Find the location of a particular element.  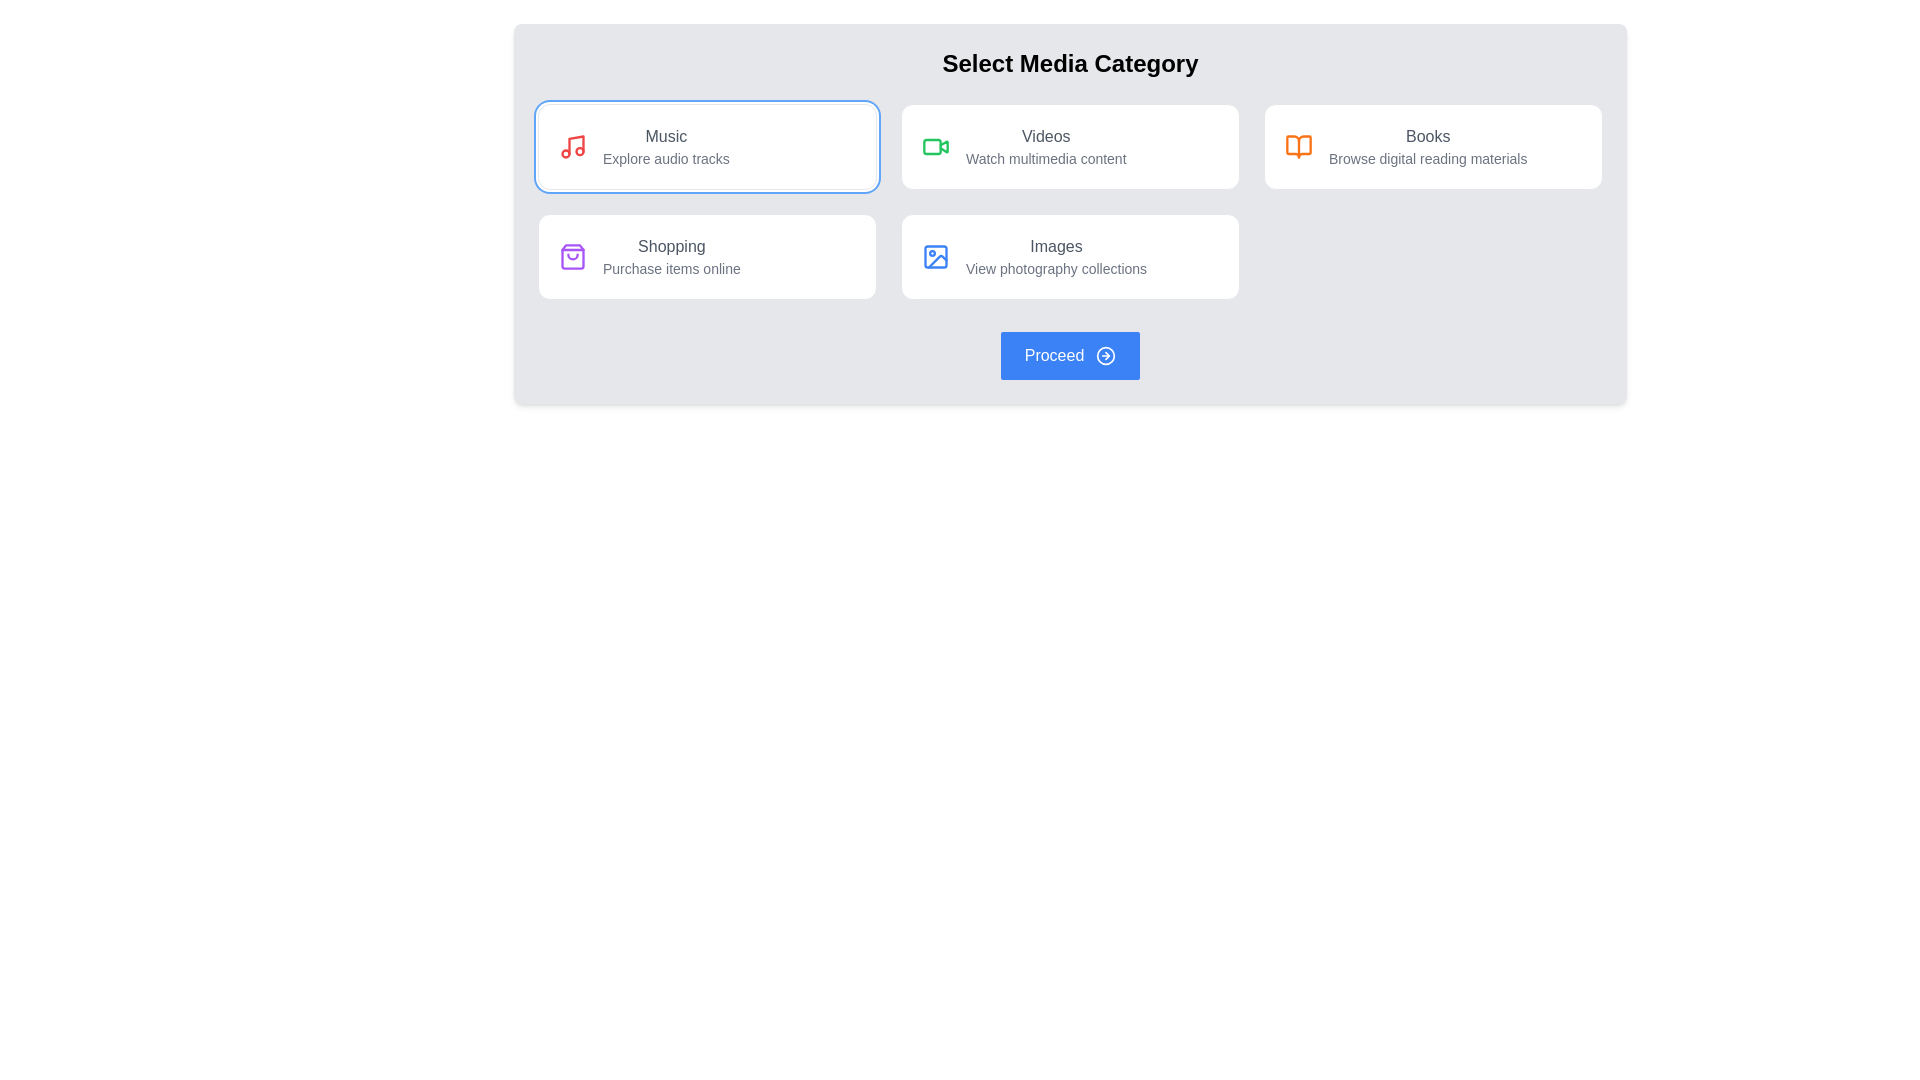

the 'Music' label and description text element, which is part of a rectangular card styled with a light background, featuring the text 'Music' in larger gray font and 'Explore audio tracks' in smaller gray font, located in the top-left card under the 'Select Media Category' header is located at coordinates (666, 145).